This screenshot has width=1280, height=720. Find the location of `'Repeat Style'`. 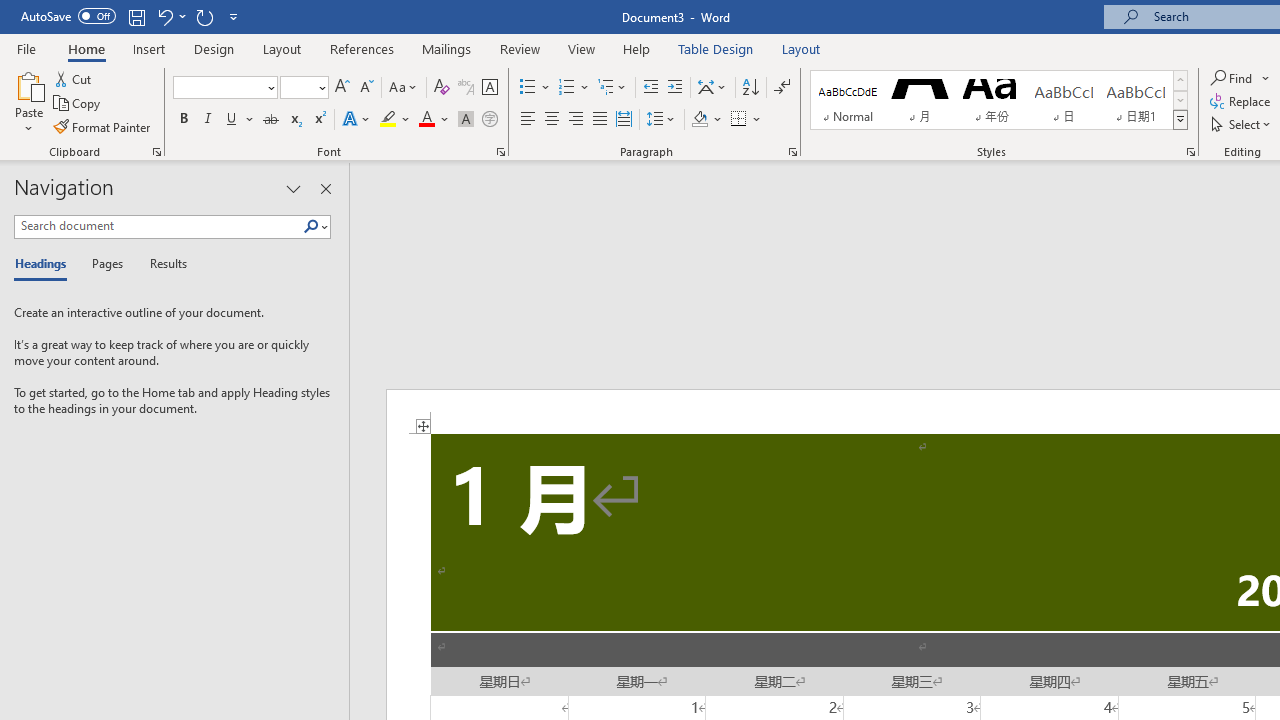

'Repeat Style' is located at coordinates (204, 16).